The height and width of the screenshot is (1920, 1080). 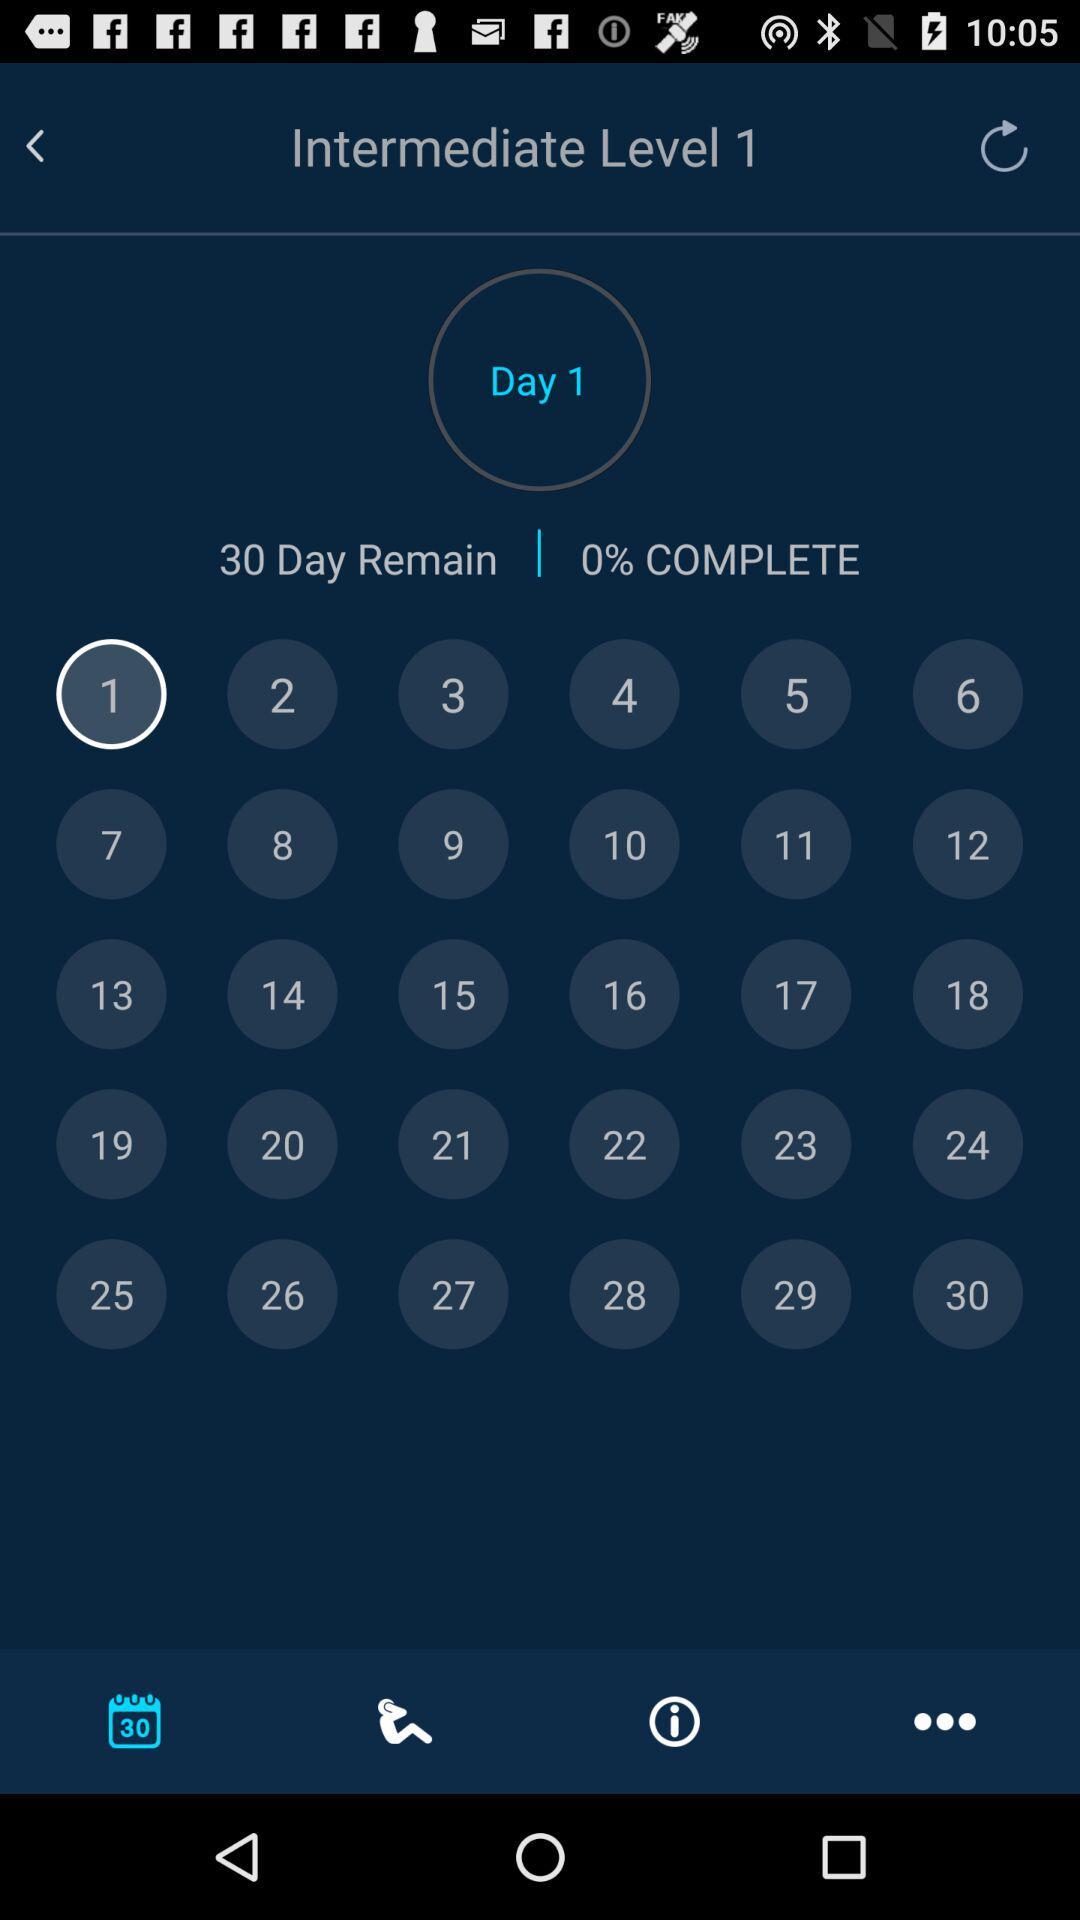 What do you see at coordinates (966, 1294) in the screenshot?
I see `day thirty` at bounding box center [966, 1294].